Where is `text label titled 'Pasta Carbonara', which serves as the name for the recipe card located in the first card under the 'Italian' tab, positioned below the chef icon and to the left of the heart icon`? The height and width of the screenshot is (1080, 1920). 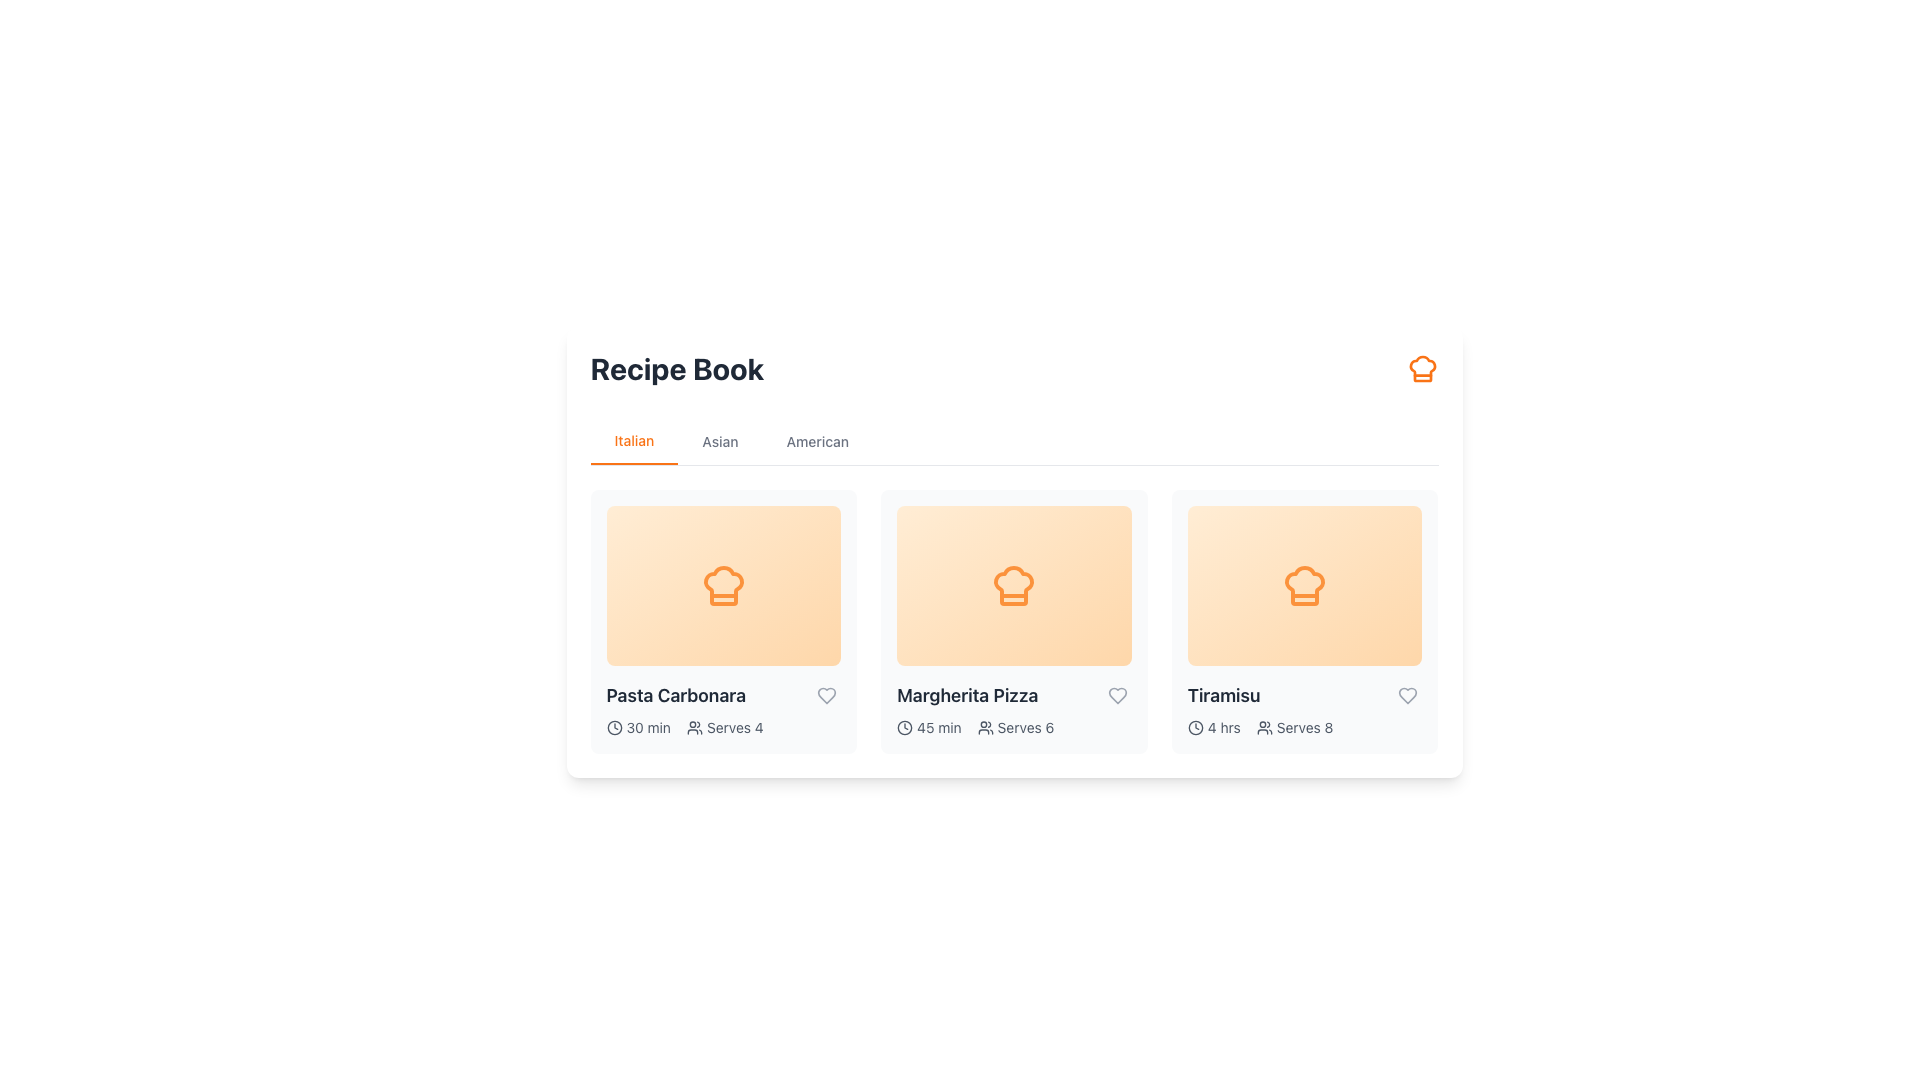 text label titled 'Pasta Carbonara', which serves as the name for the recipe card located in the first card under the 'Italian' tab, positioned below the chef icon and to the left of the heart icon is located at coordinates (722, 694).